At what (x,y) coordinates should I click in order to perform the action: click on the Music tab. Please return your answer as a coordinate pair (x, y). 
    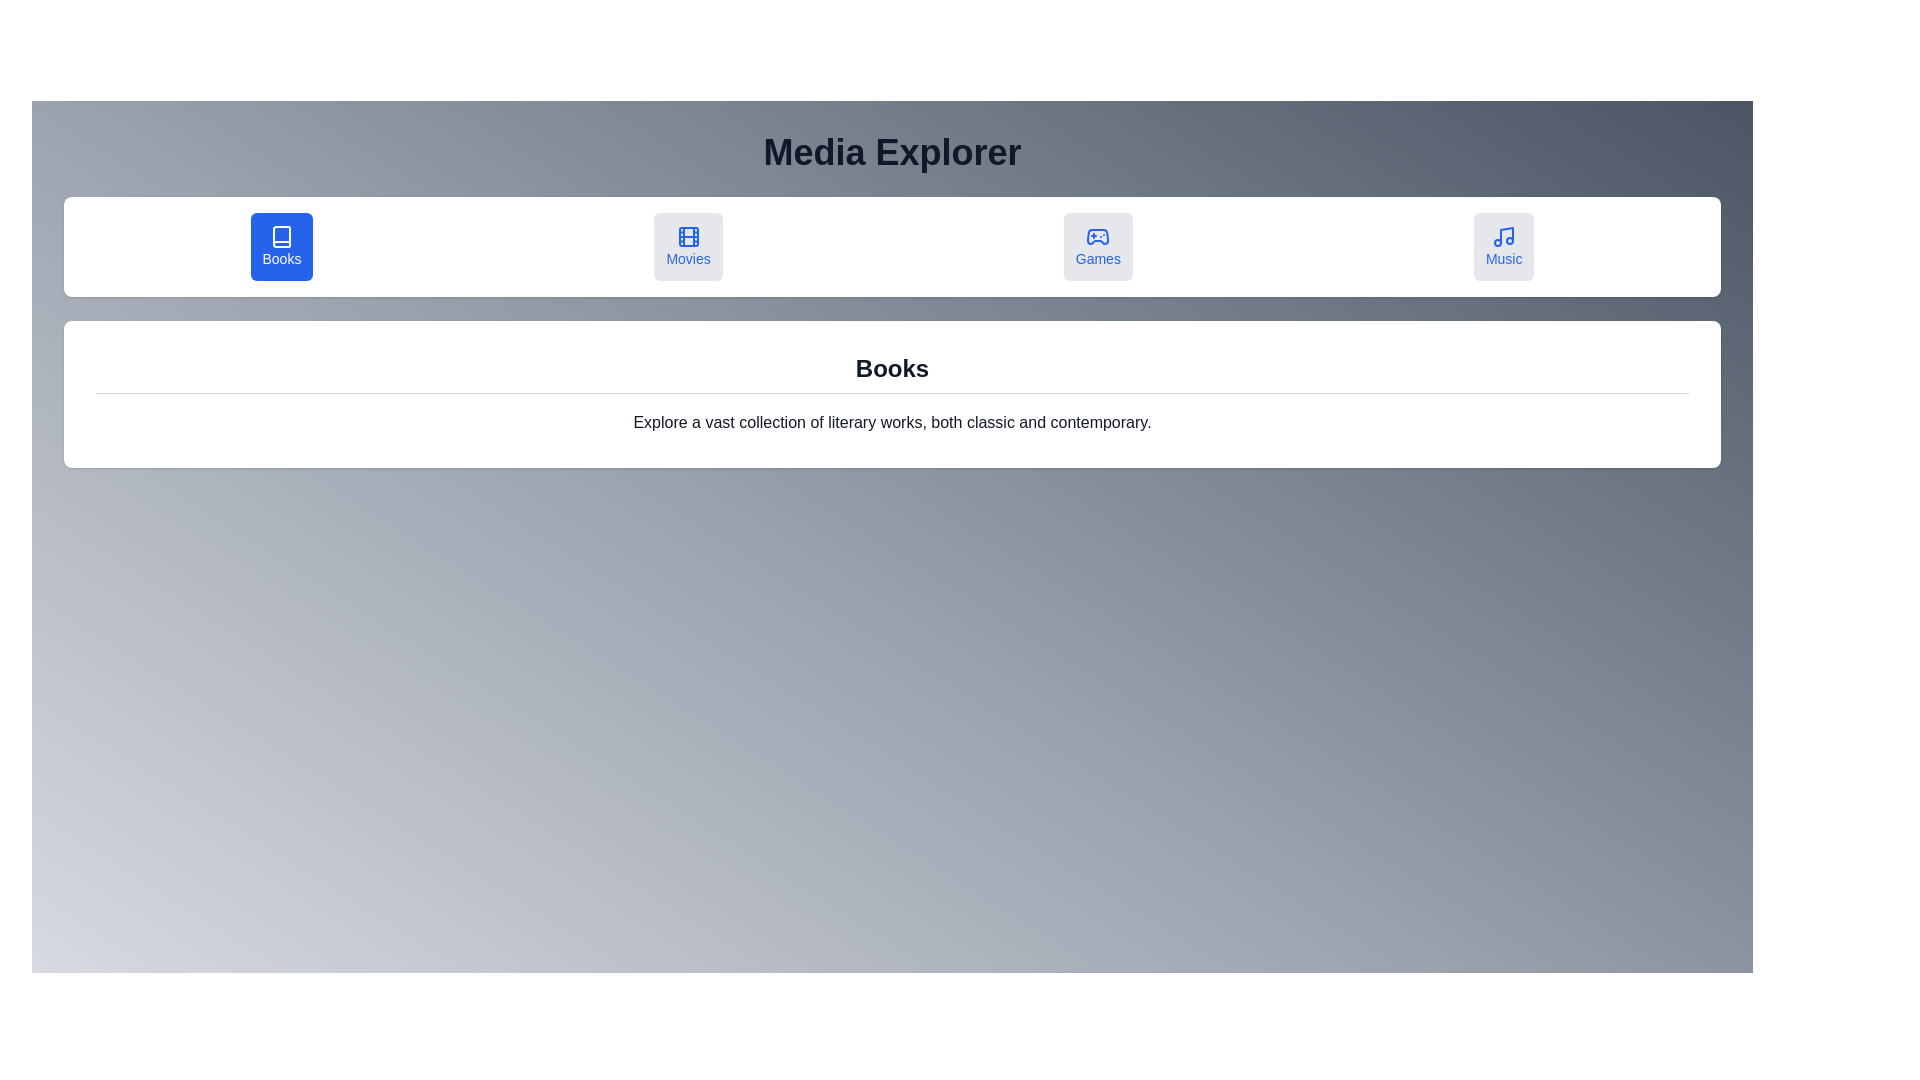
    Looking at the image, I should click on (1504, 245).